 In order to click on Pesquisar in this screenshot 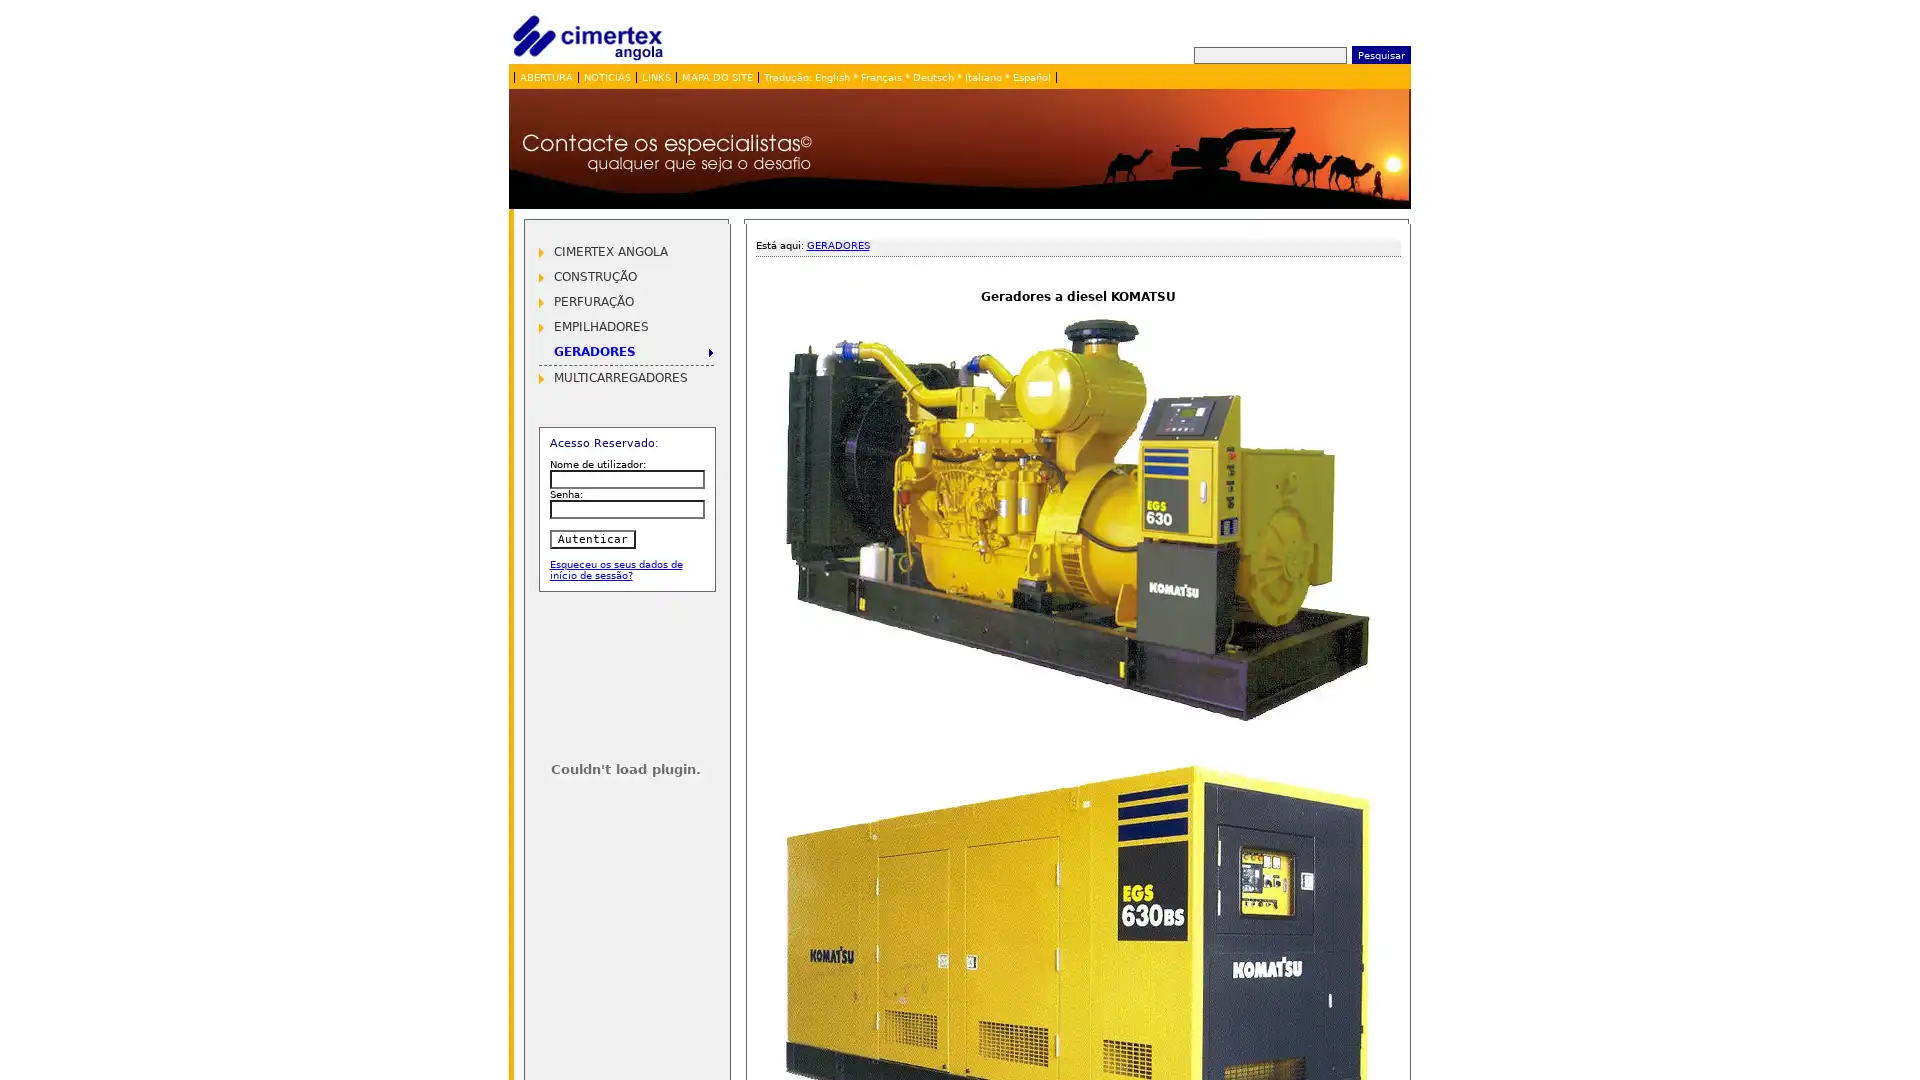, I will do `click(1379, 53)`.